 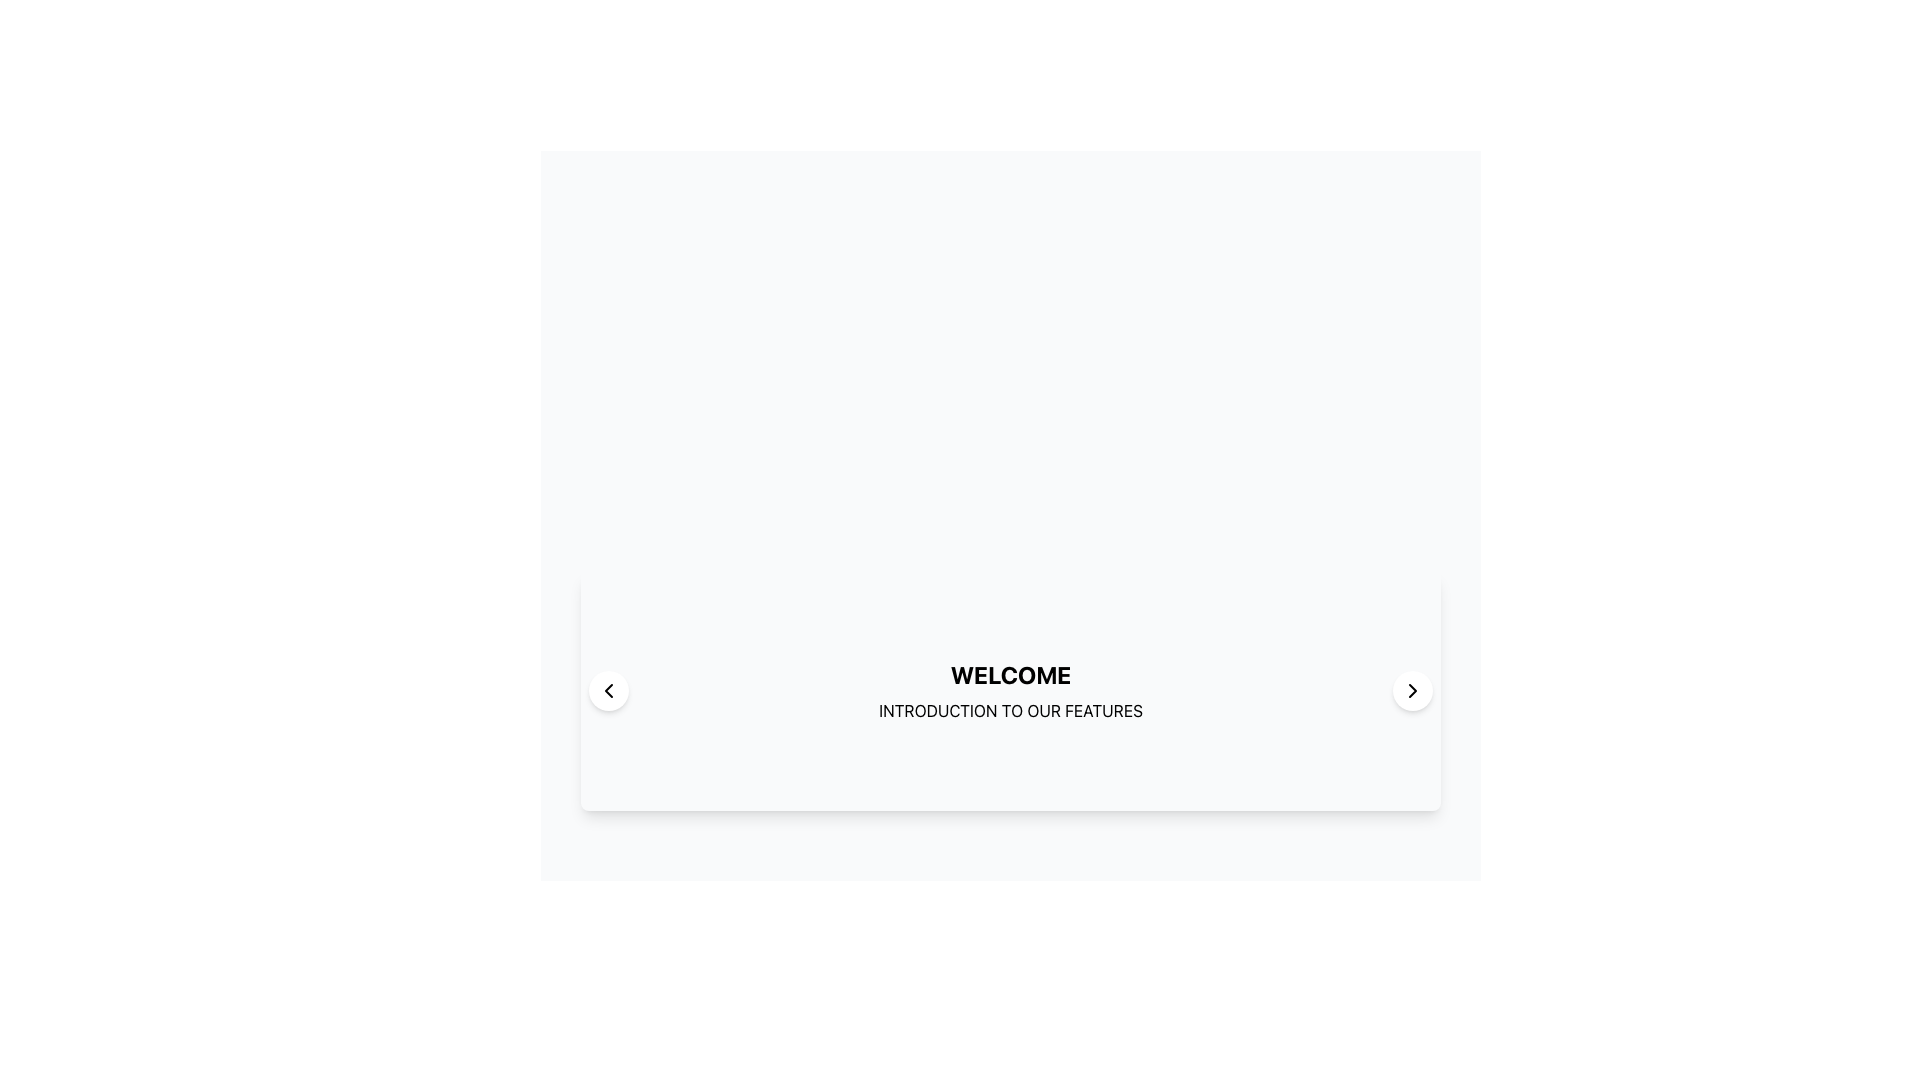 What do you see at coordinates (1411, 689) in the screenshot?
I see `the forward navigation icon located on the right side of the circular button` at bounding box center [1411, 689].